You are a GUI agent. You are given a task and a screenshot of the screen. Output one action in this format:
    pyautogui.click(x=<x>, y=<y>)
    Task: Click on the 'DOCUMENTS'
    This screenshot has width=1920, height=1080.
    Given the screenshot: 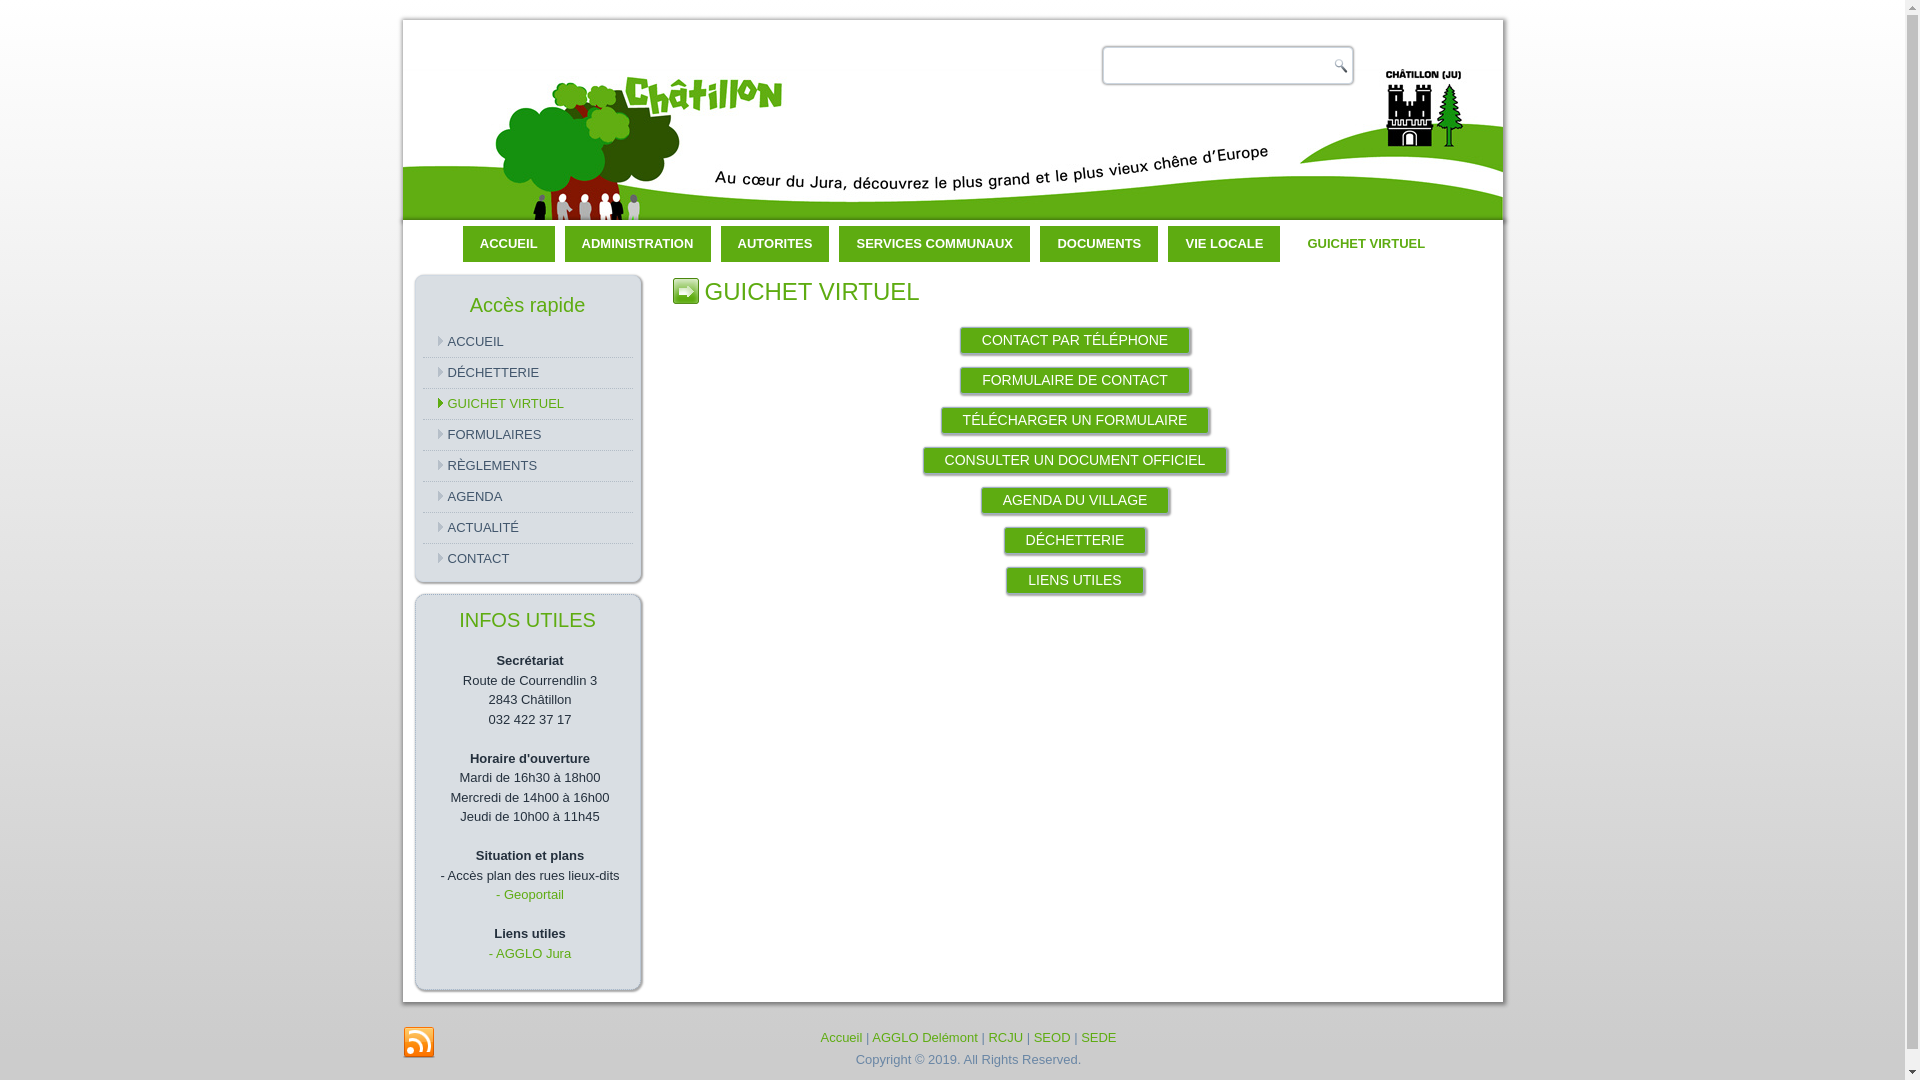 What is the action you would take?
    pyautogui.click(x=1040, y=242)
    